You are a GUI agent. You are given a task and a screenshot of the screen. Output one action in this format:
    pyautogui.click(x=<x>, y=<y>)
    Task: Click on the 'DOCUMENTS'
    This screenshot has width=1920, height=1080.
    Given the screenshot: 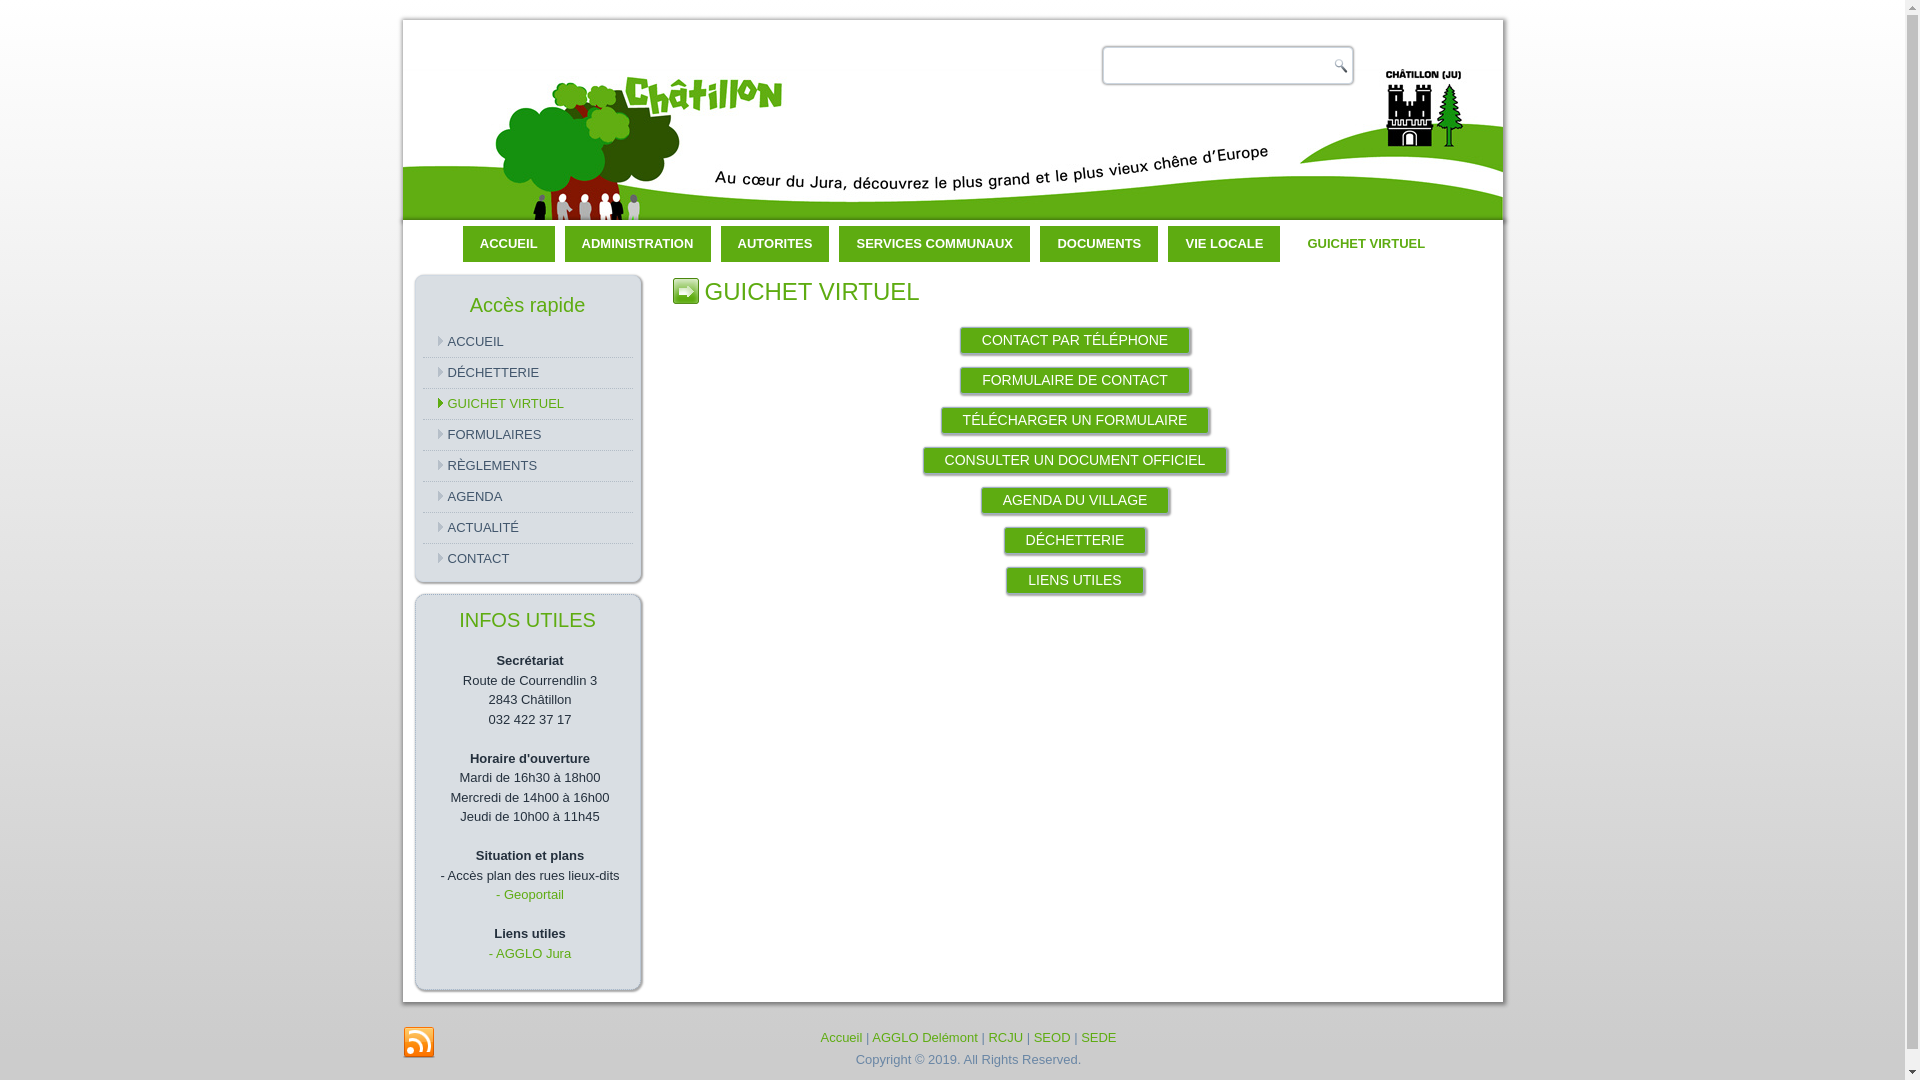 What is the action you would take?
    pyautogui.click(x=1040, y=242)
    